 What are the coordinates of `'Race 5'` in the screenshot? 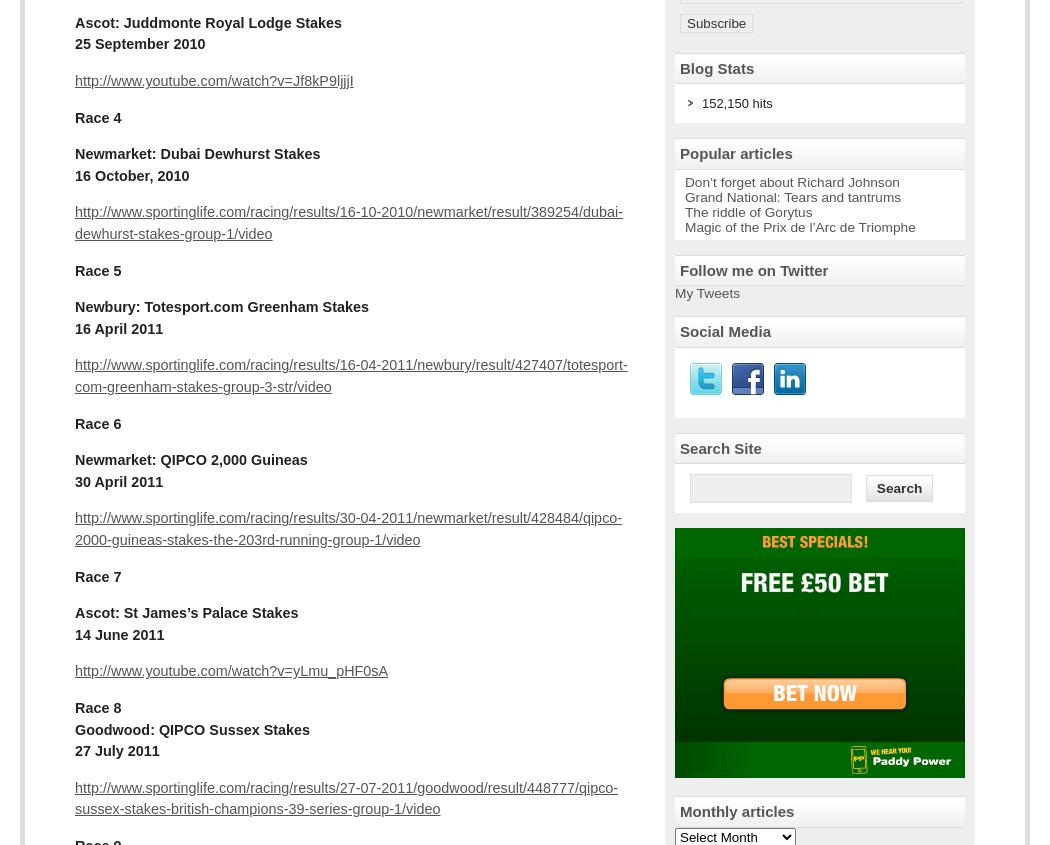 It's located at (97, 269).